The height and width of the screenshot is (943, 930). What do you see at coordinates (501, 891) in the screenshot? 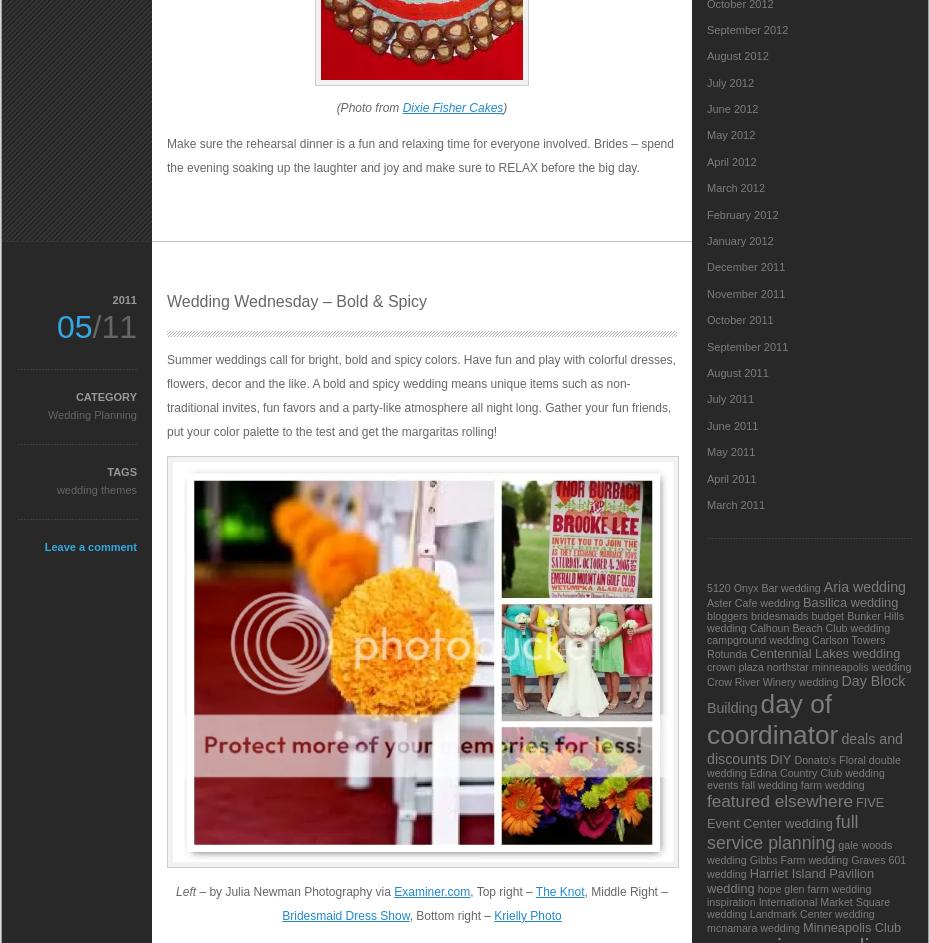
I see `', Top right –'` at bounding box center [501, 891].